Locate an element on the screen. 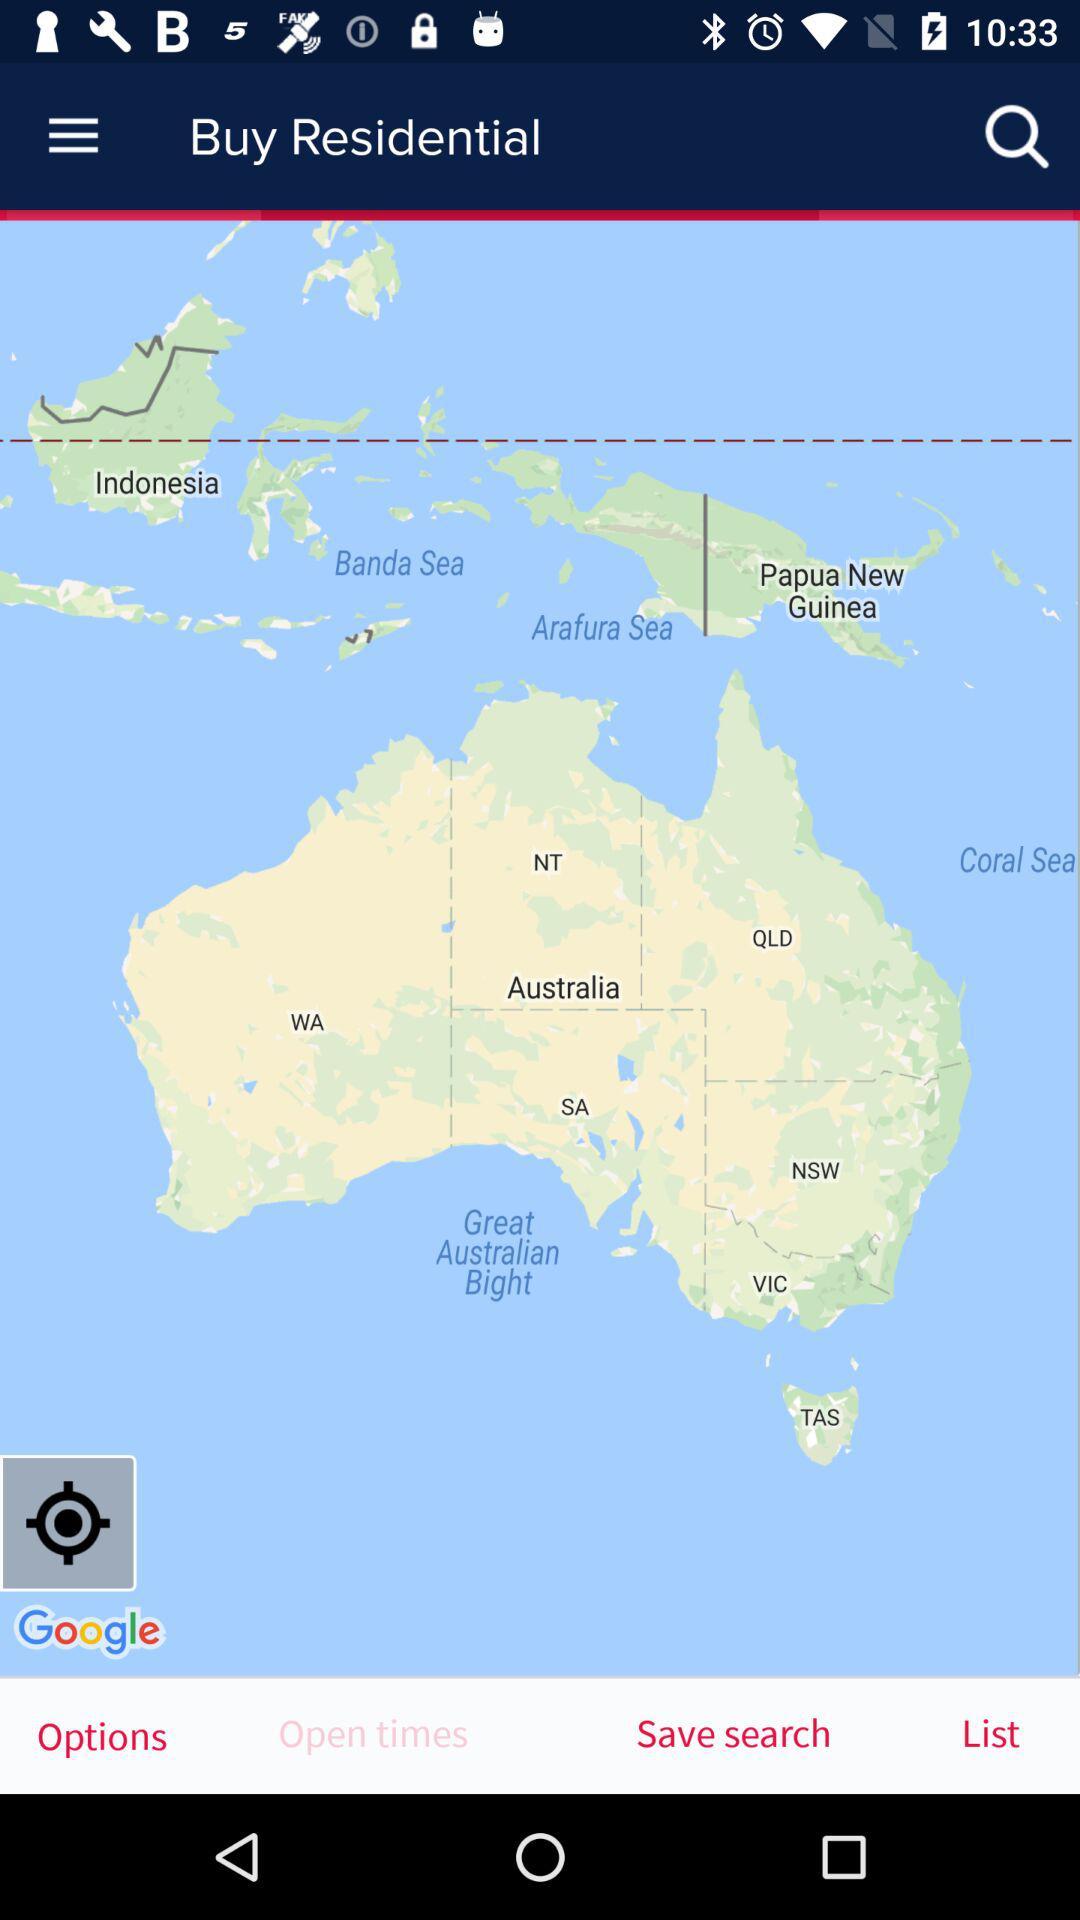 Image resolution: width=1080 pixels, height=1920 pixels. the location_crosshair icon is located at coordinates (67, 1522).